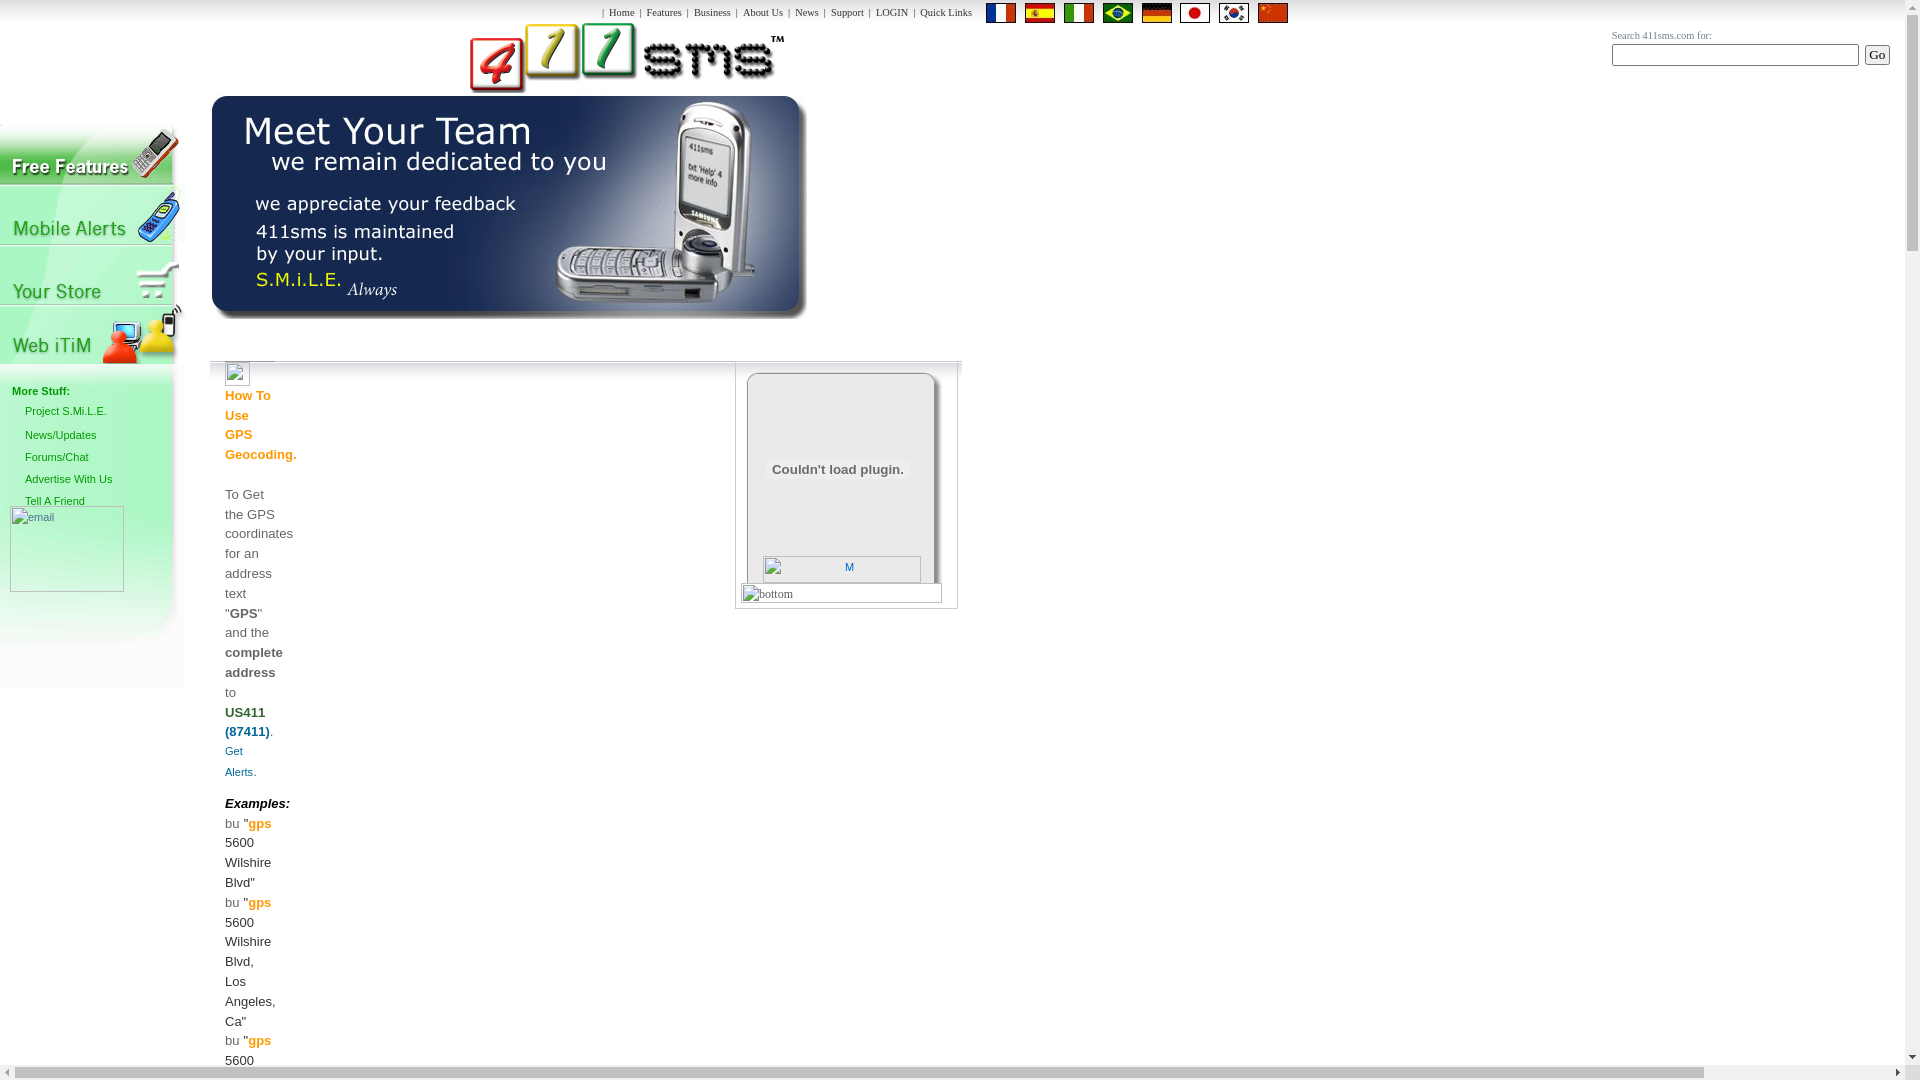 The image size is (1920, 1080). Describe the element at coordinates (847, 11) in the screenshot. I see `'Support'` at that location.